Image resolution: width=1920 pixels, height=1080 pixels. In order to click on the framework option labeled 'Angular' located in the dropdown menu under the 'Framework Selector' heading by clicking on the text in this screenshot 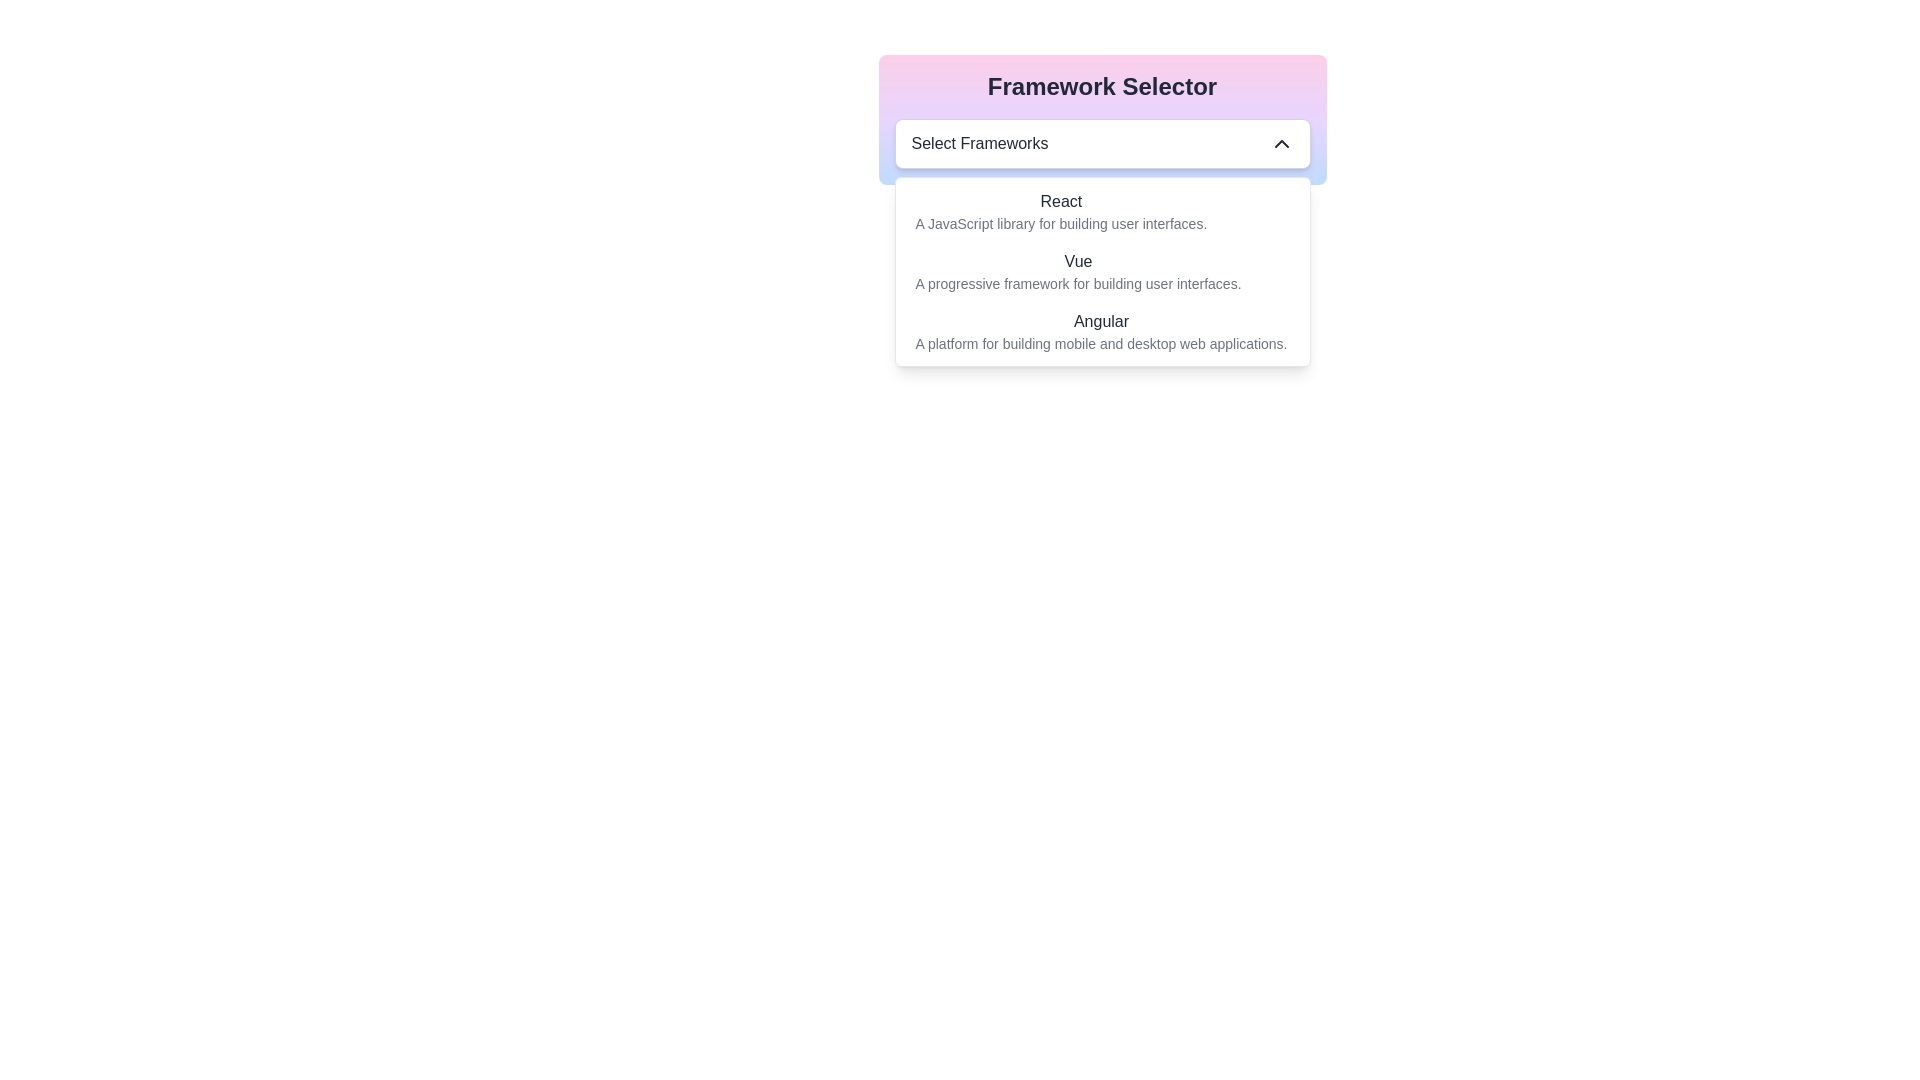, I will do `click(1100, 320)`.